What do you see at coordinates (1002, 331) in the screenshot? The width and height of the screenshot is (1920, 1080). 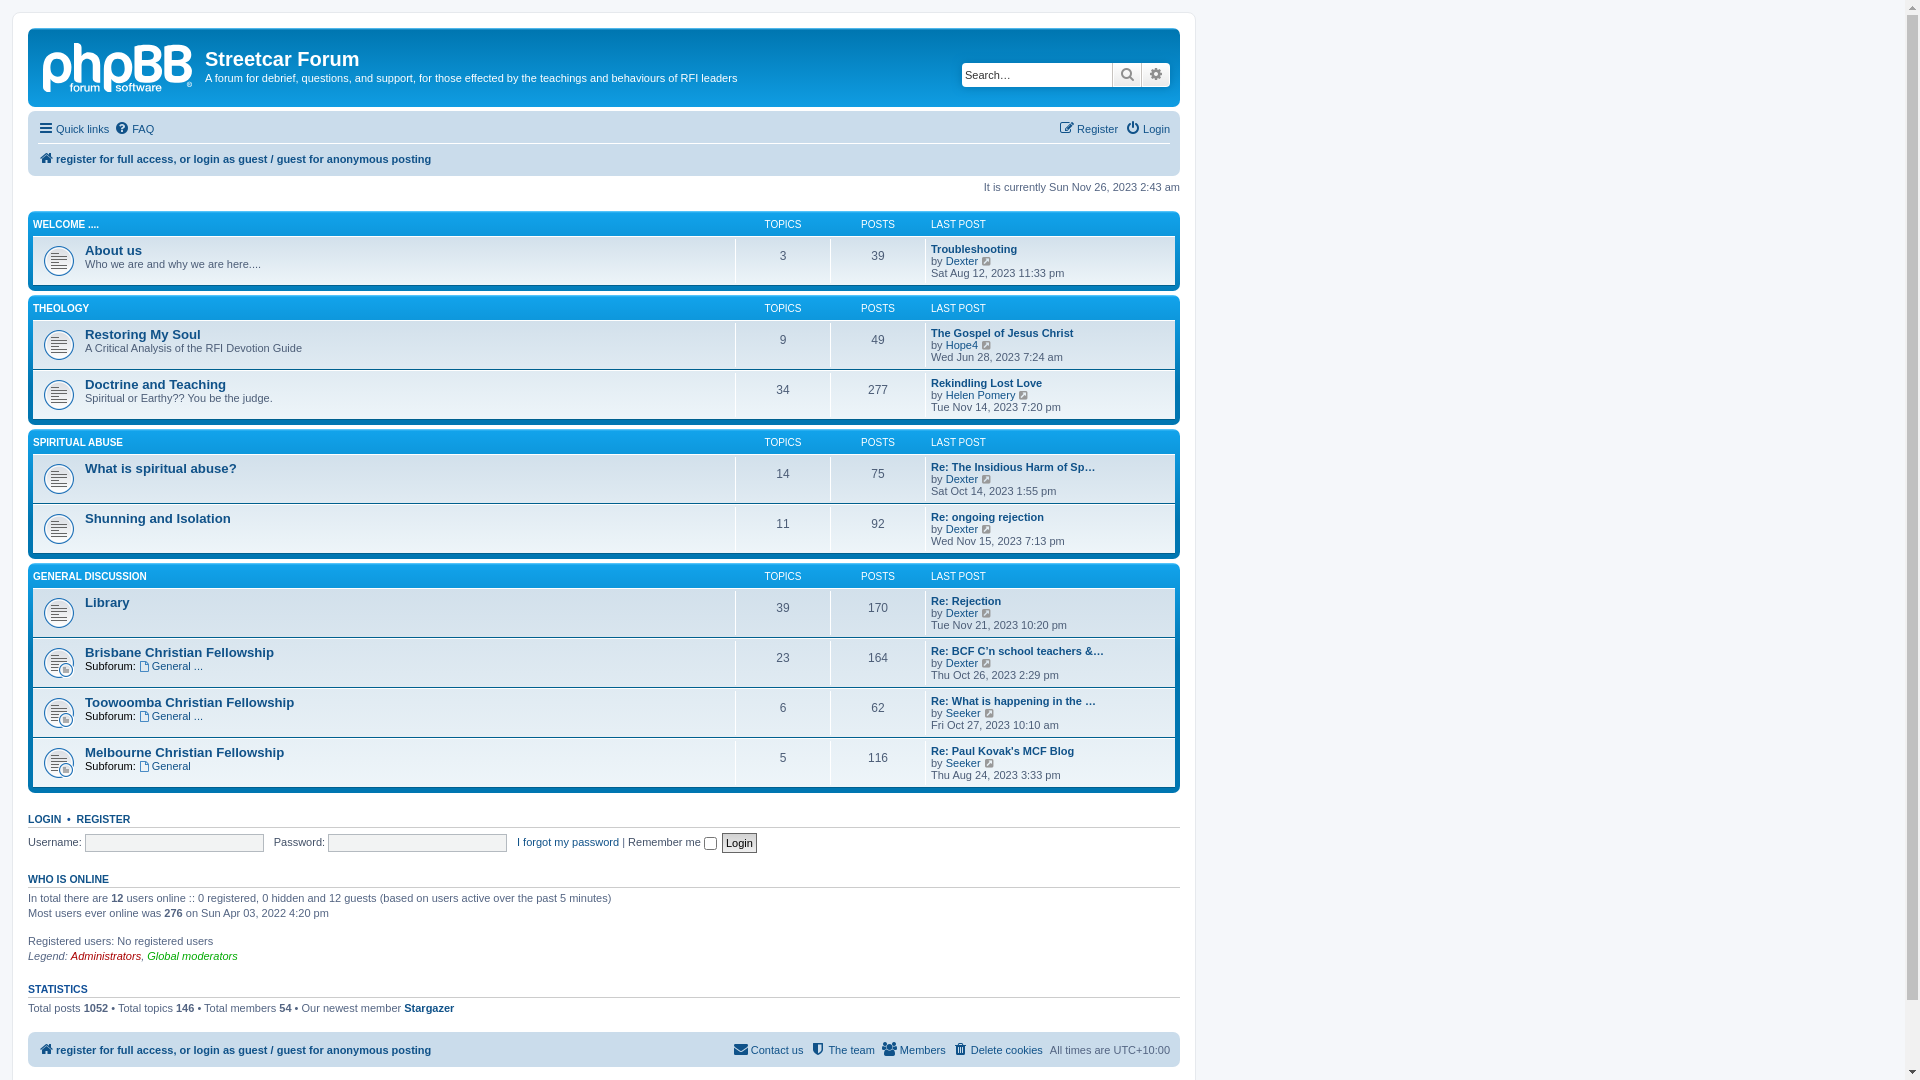 I see `'The Gospel of Jesus Christ'` at bounding box center [1002, 331].